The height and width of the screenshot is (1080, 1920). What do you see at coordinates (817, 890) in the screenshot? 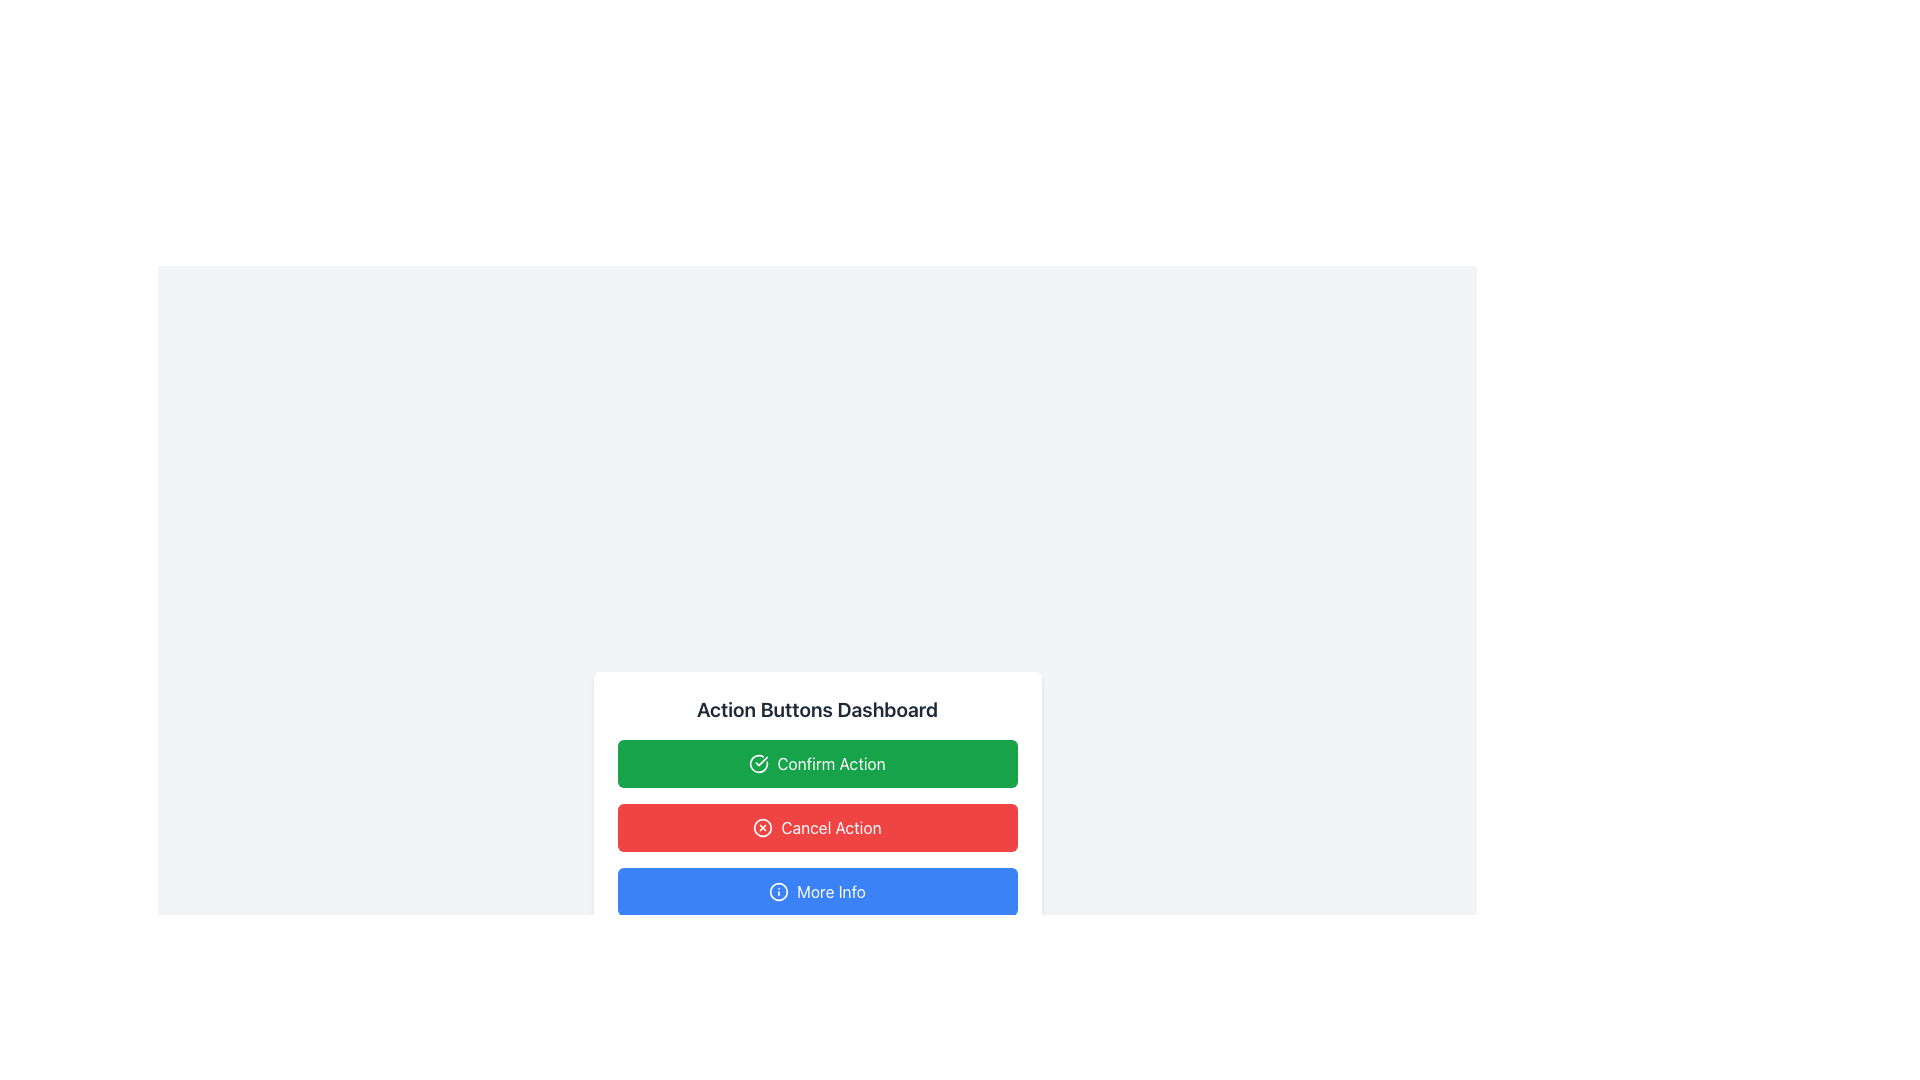
I see `the third button in a vertically aligned group of three buttons` at bounding box center [817, 890].